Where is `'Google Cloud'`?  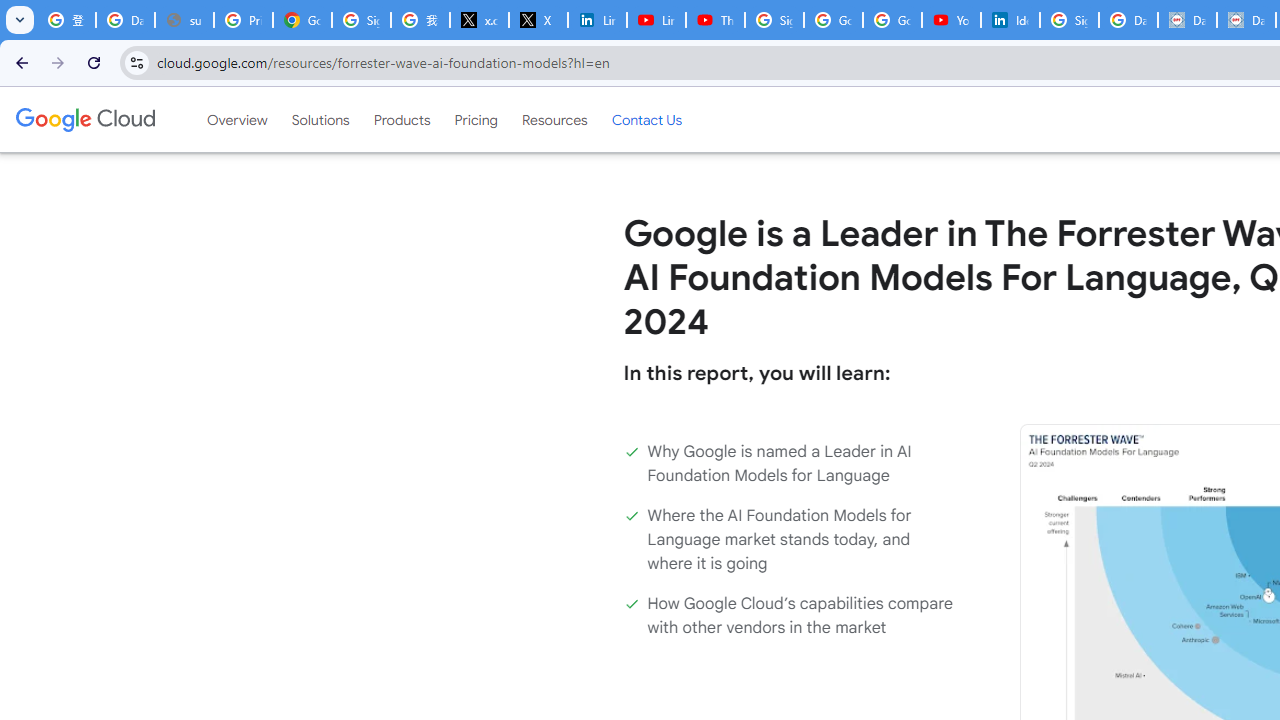
'Google Cloud' is located at coordinates (84, 119).